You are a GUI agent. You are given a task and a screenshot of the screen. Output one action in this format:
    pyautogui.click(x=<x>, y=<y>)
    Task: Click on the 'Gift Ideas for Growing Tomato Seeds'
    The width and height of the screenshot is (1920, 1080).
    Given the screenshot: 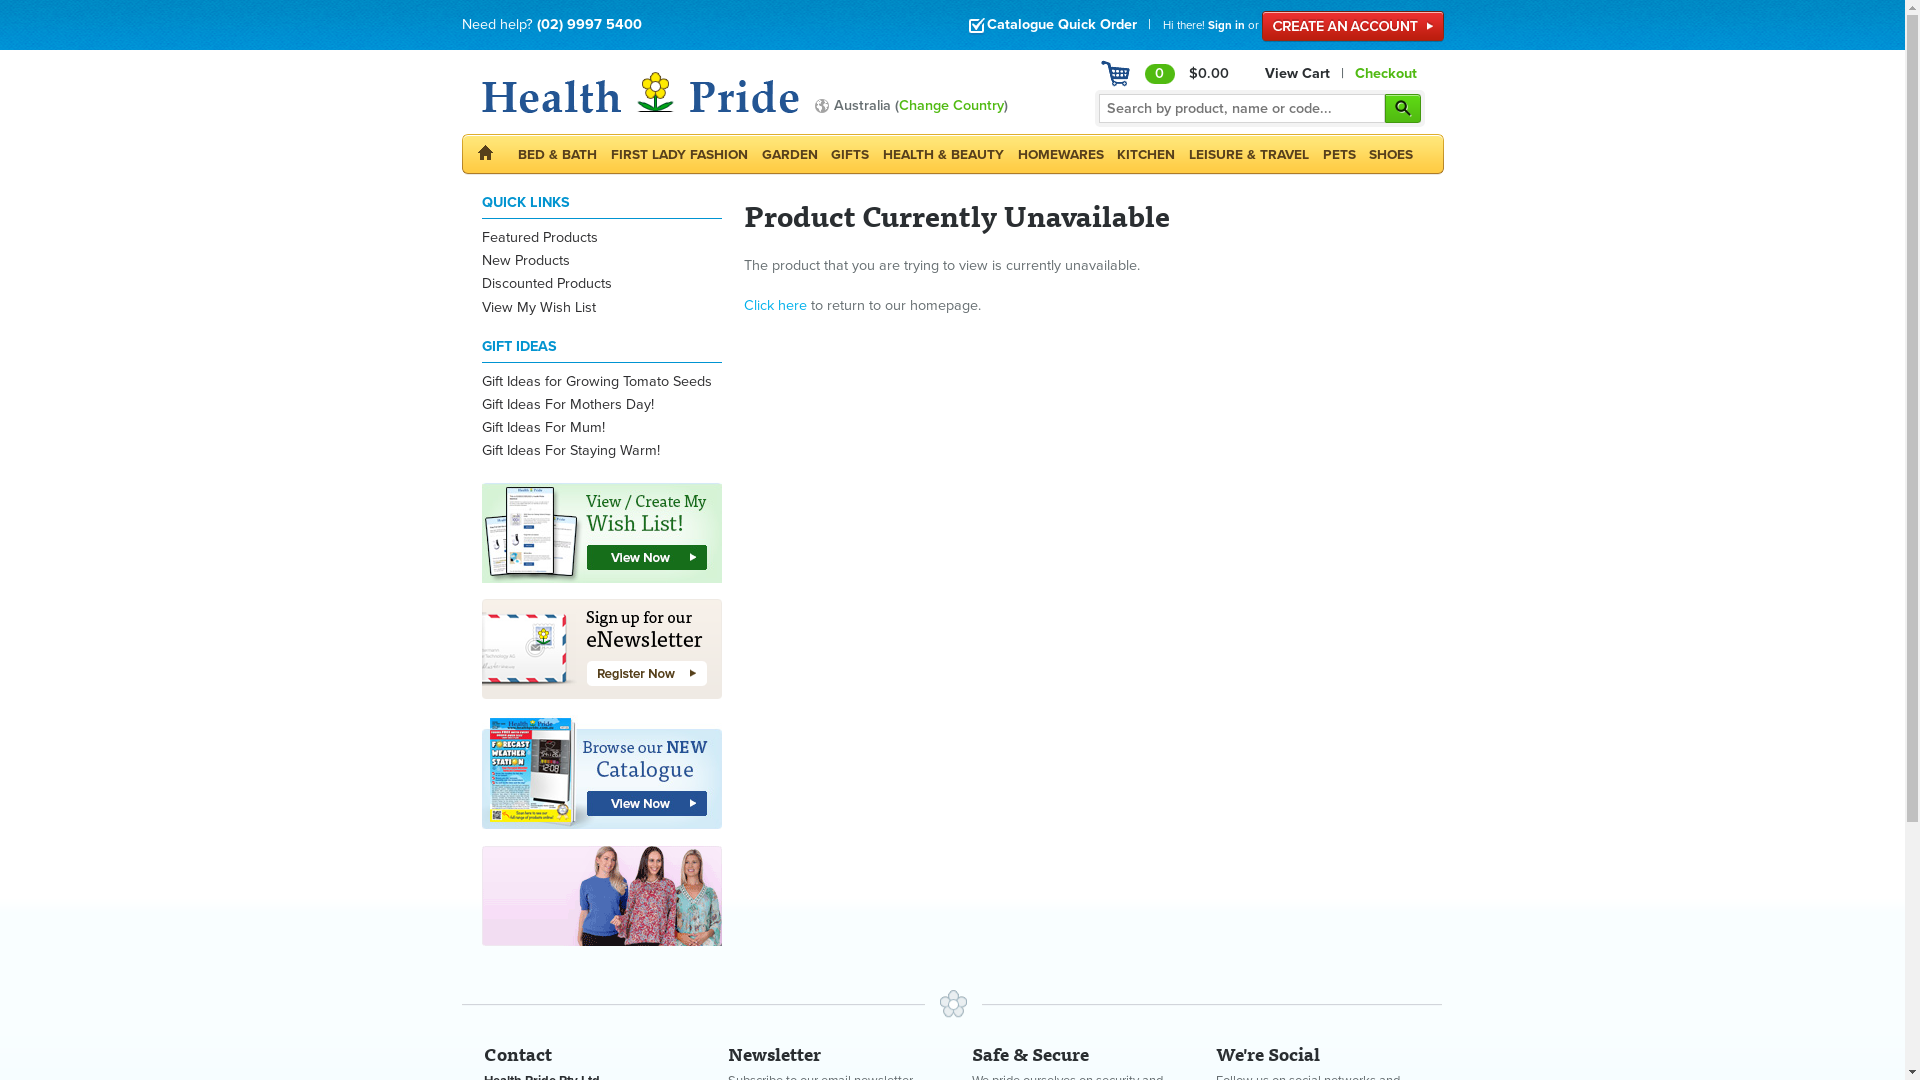 What is the action you would take?
    pyautogui.click(x=595, y=381)
    